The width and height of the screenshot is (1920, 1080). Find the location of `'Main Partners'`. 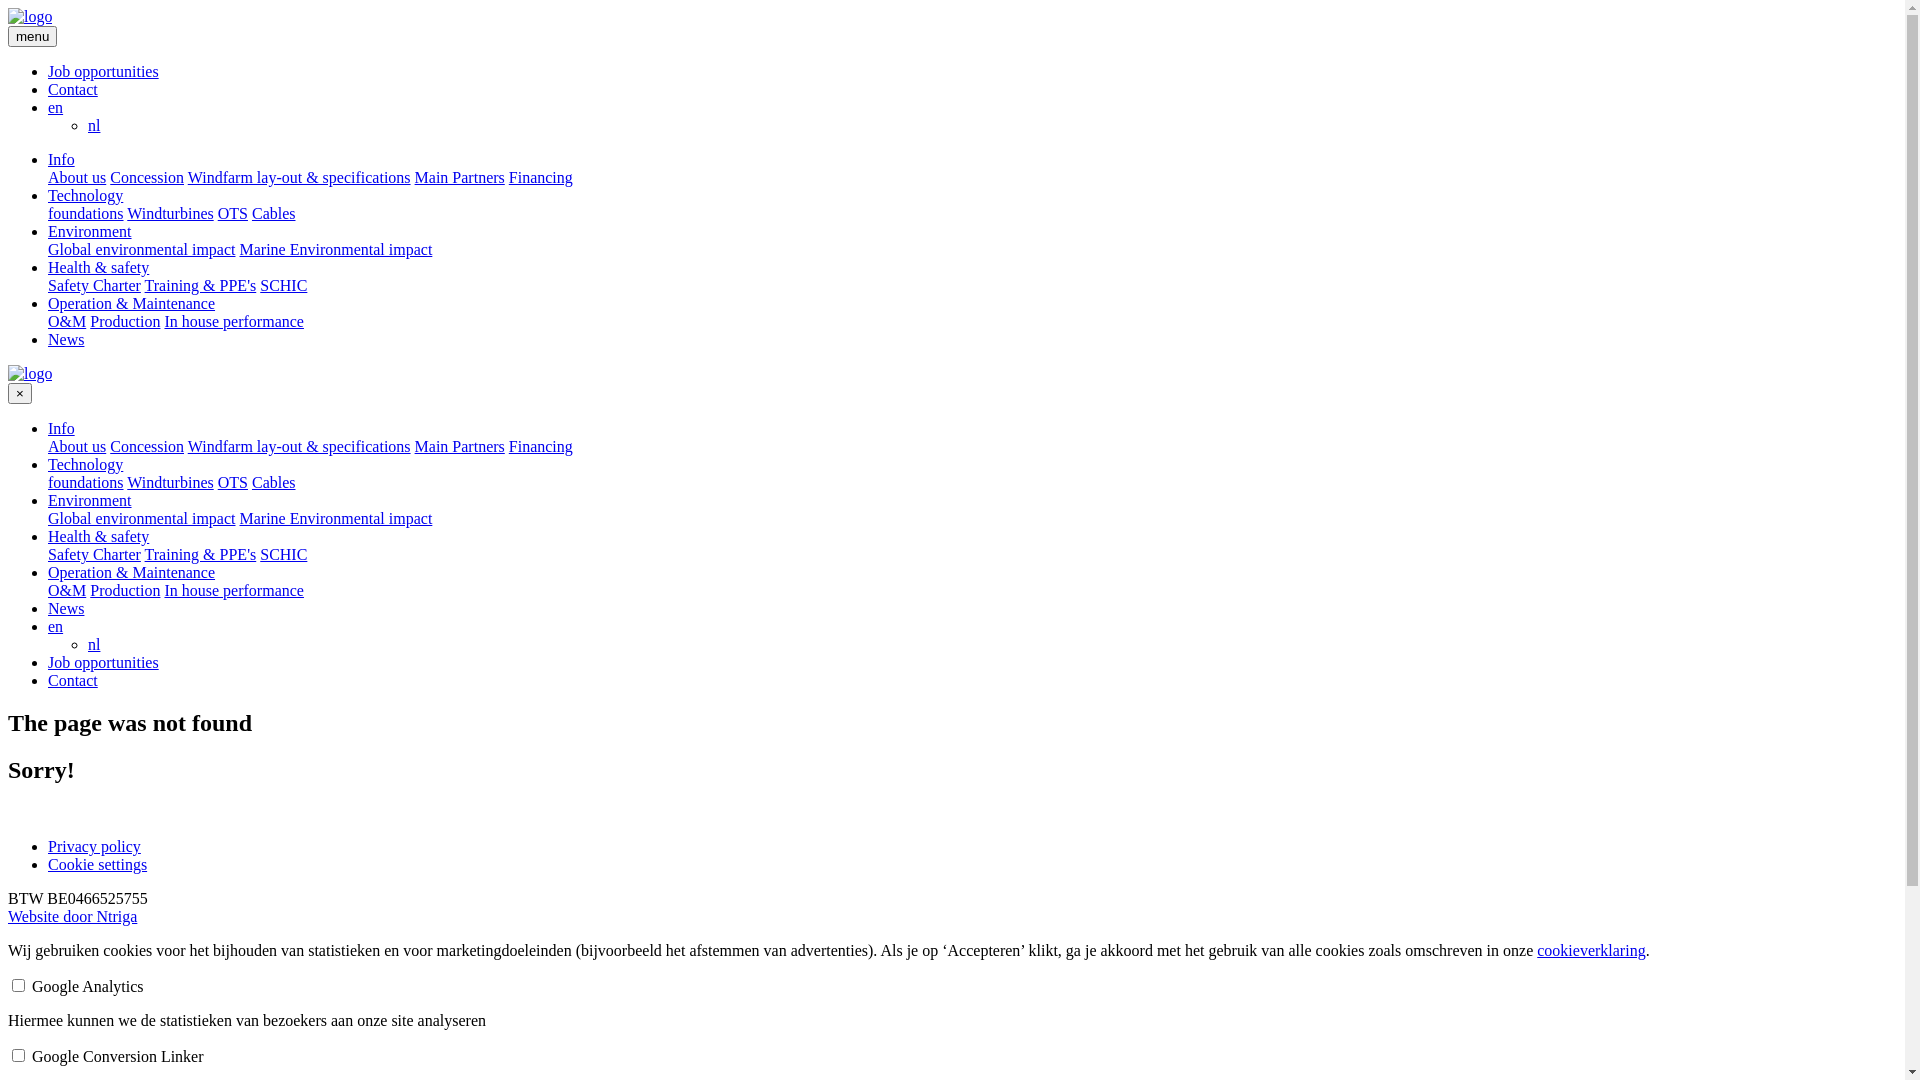

'Main Partners' is located at coordinates (459, 176).